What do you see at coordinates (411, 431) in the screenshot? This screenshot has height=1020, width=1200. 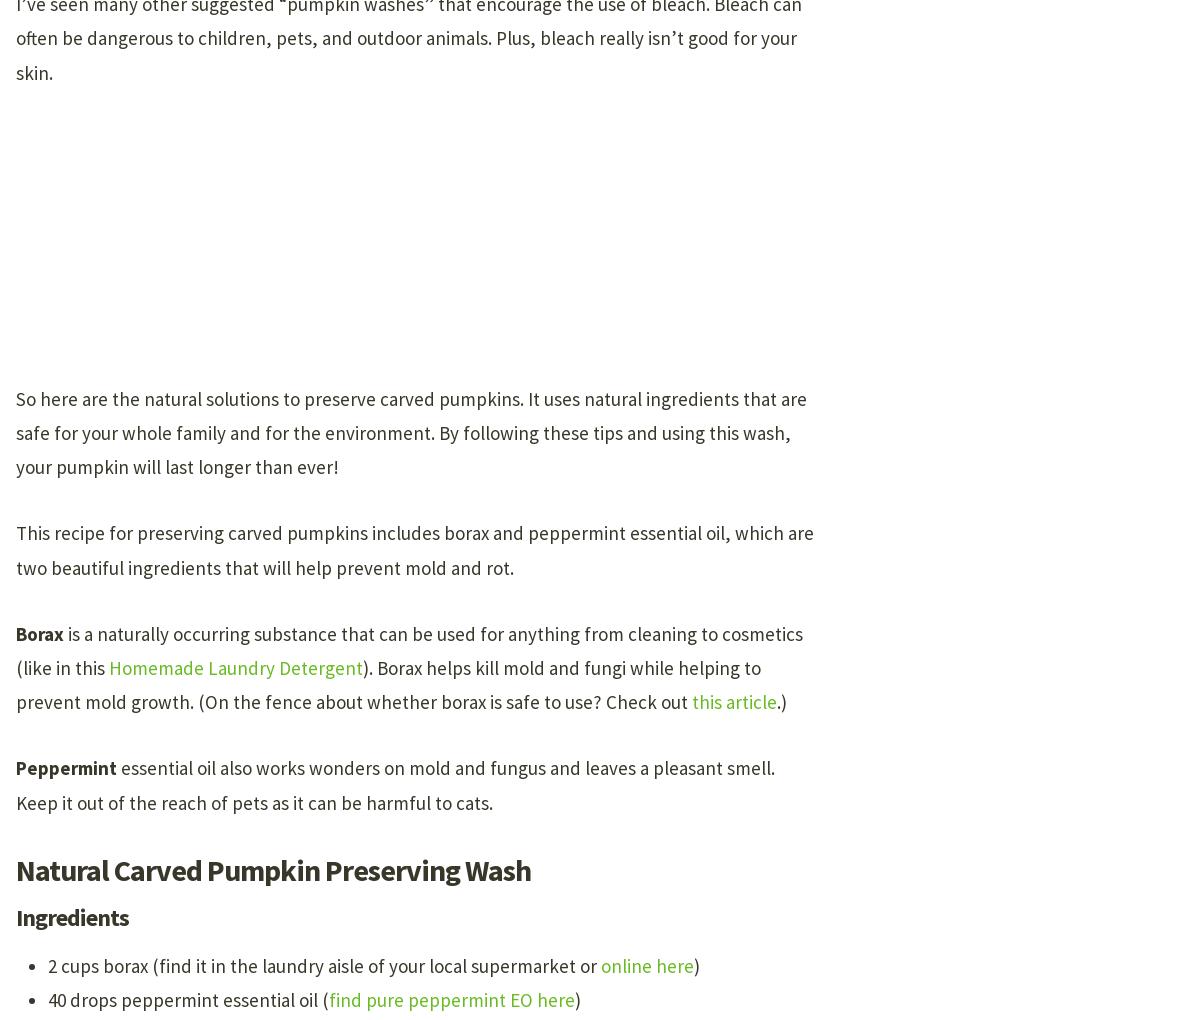 I see `'So here are the natural solutions to preserve carved pumpkins. It uses natural ingredients that are safe for your whole family and for the environment. By following these tips and using this wash, your pumpkin will last longer than ever!'` at bounding box center [411, 431].